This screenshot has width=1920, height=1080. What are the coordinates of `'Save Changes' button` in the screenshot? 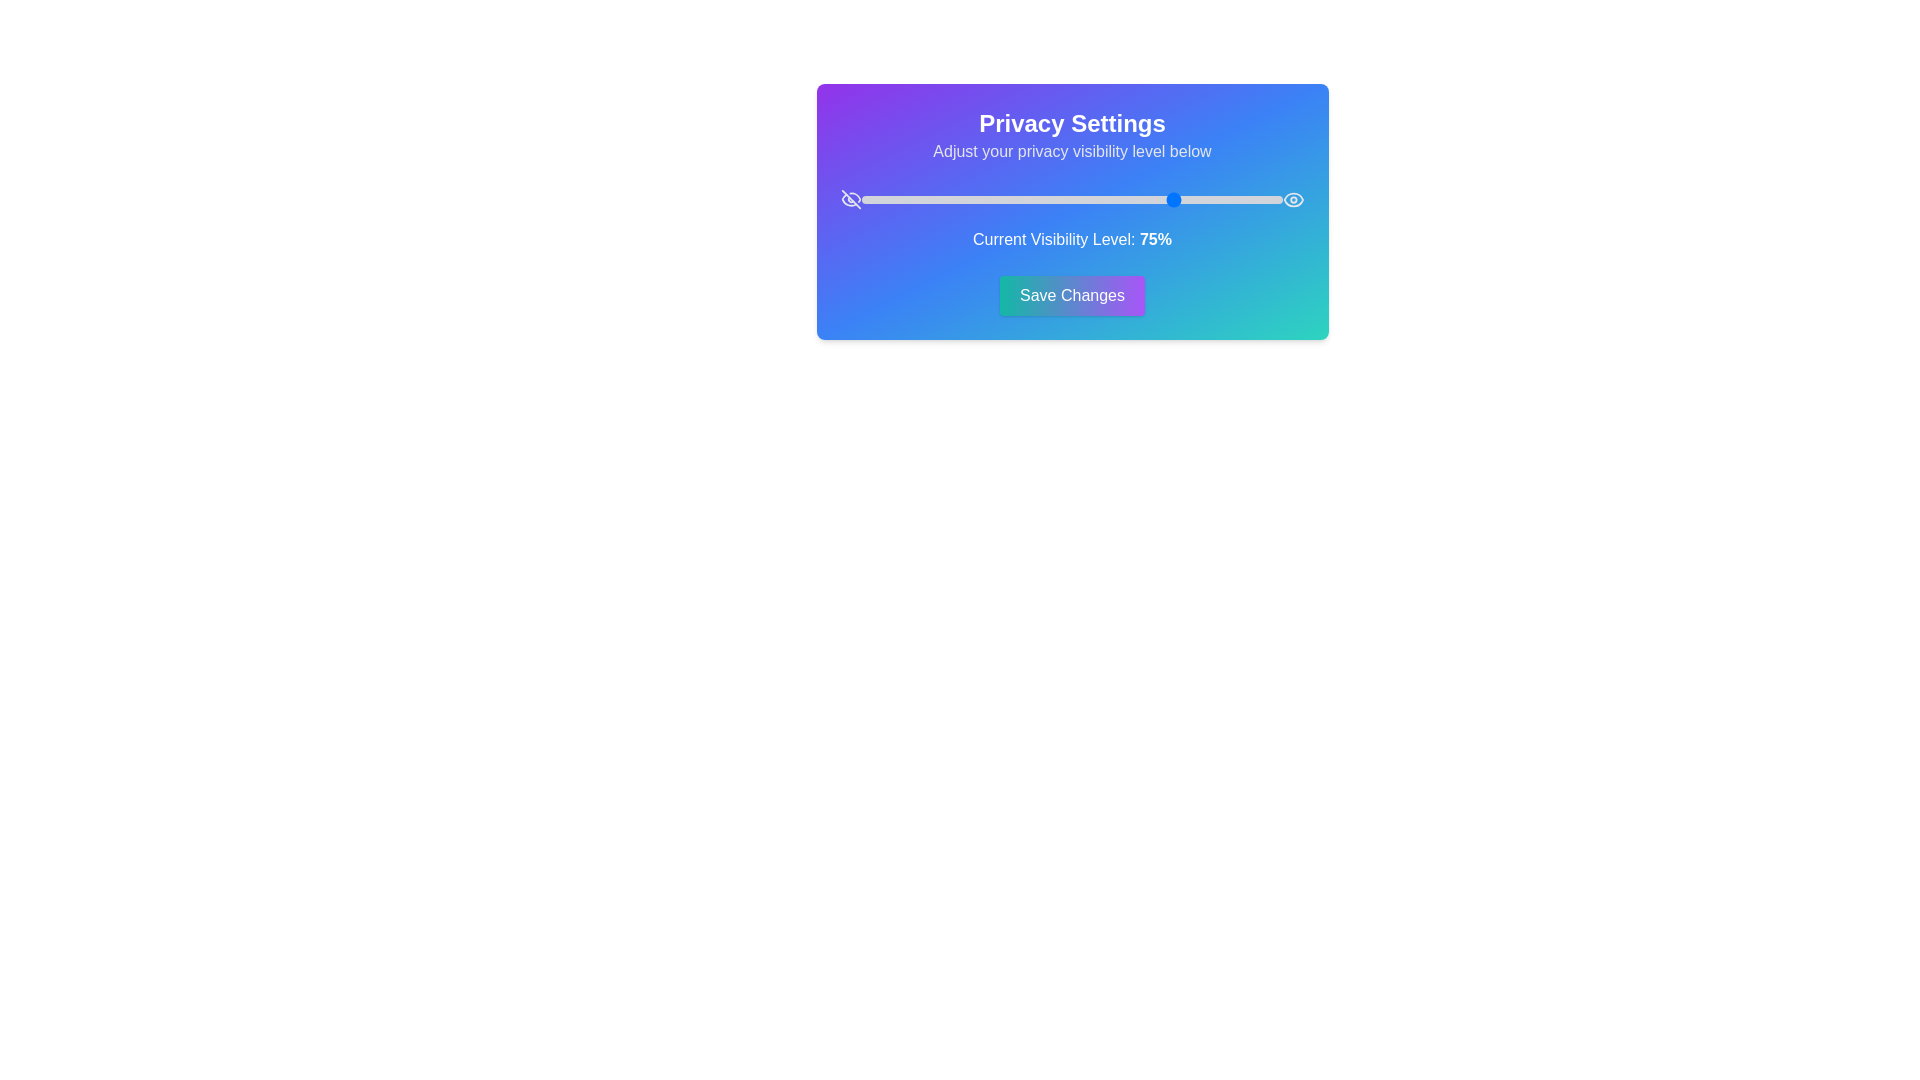 It's located at (1071, 296).